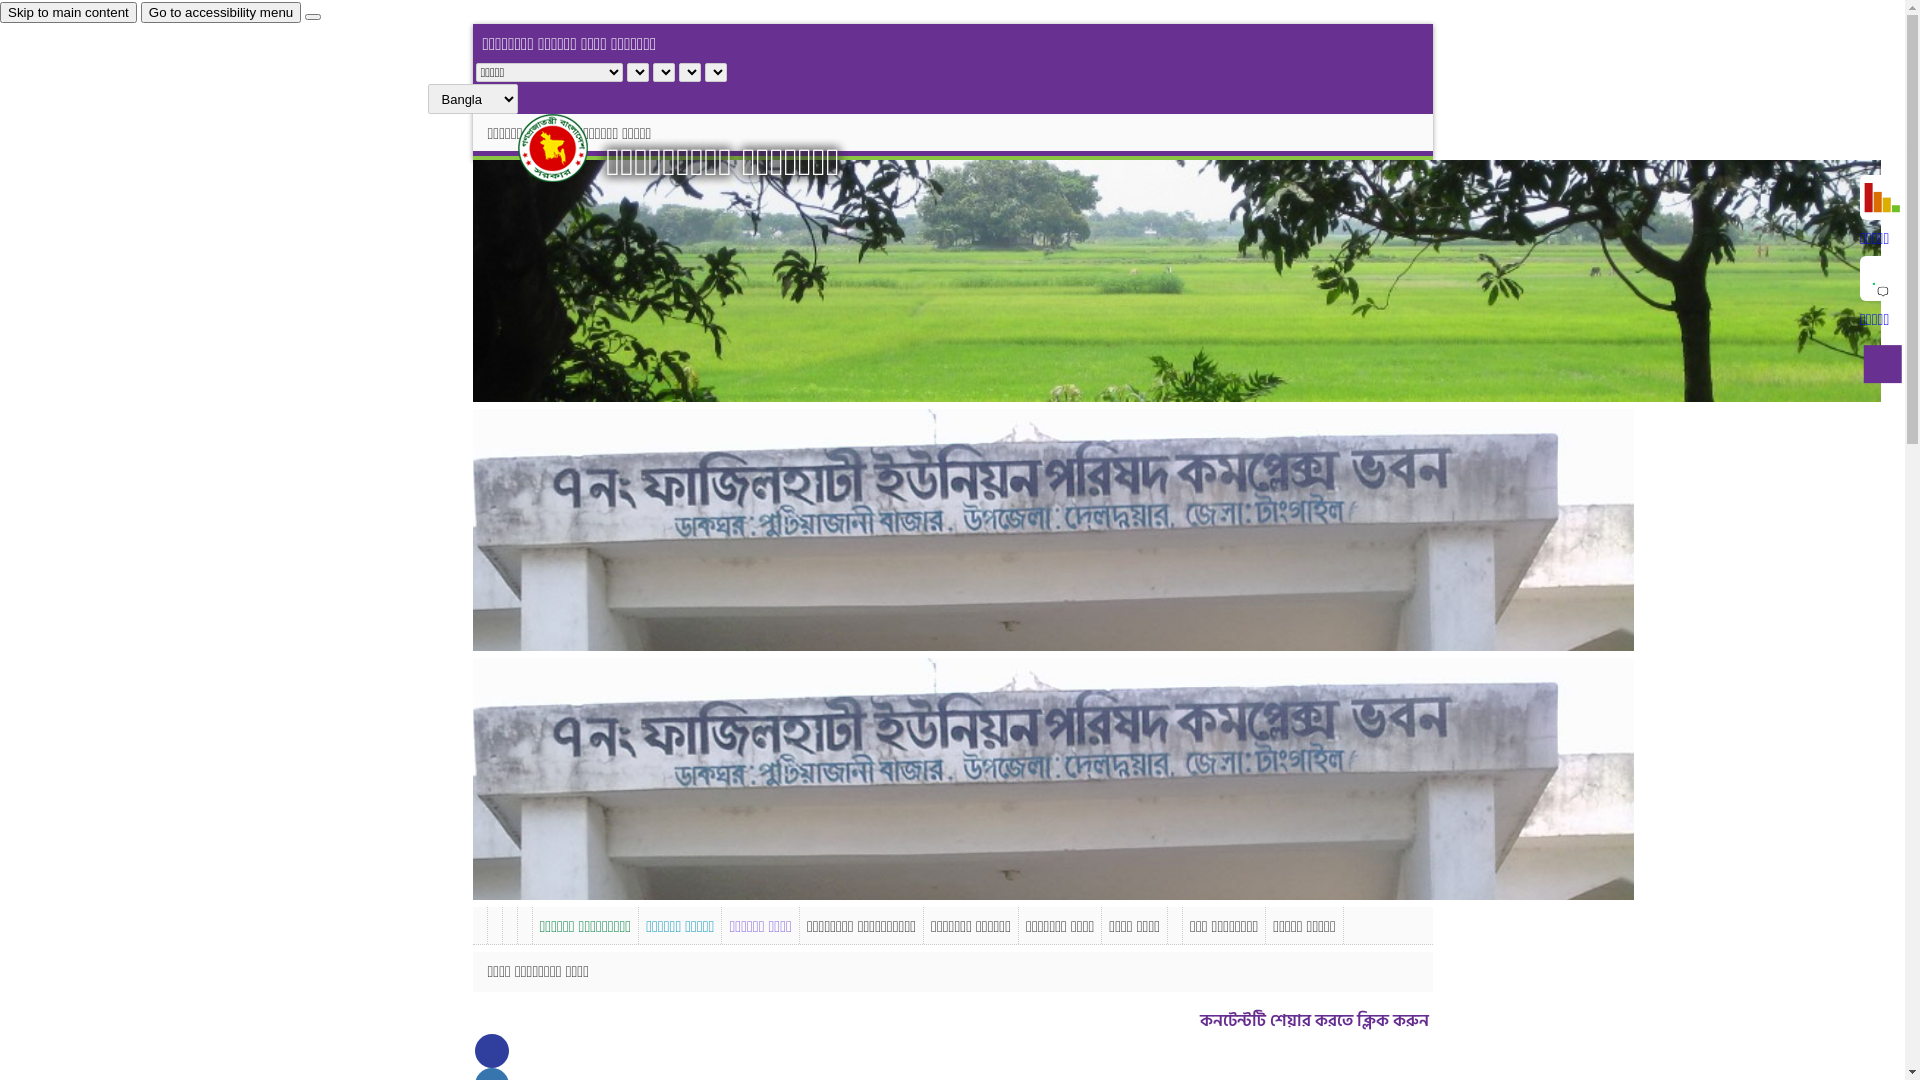 The width and height of the screenshot is (1920, 1080). Describe the element at coordinates (569, 146) in the screenshot. I see `'` at that location.